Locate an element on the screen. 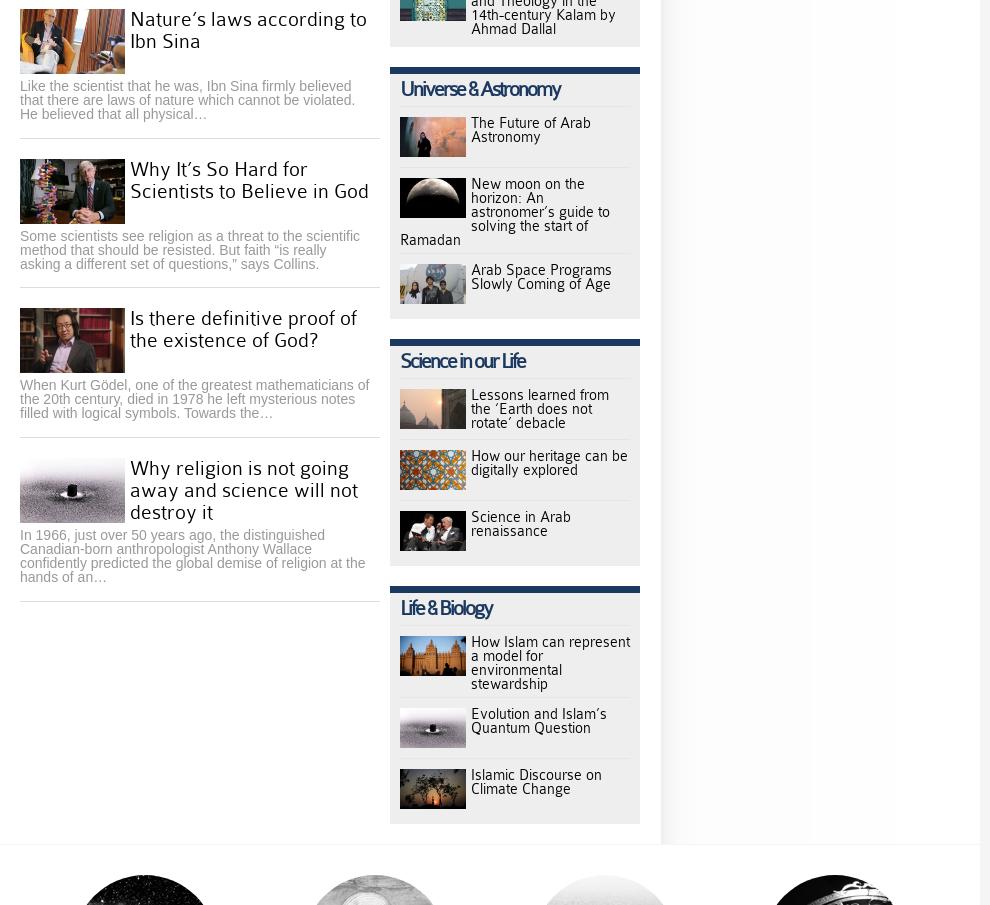 The height and width of the screenshot is (905, 990). 'Life & Biology' is located at coordinates (444, 607).